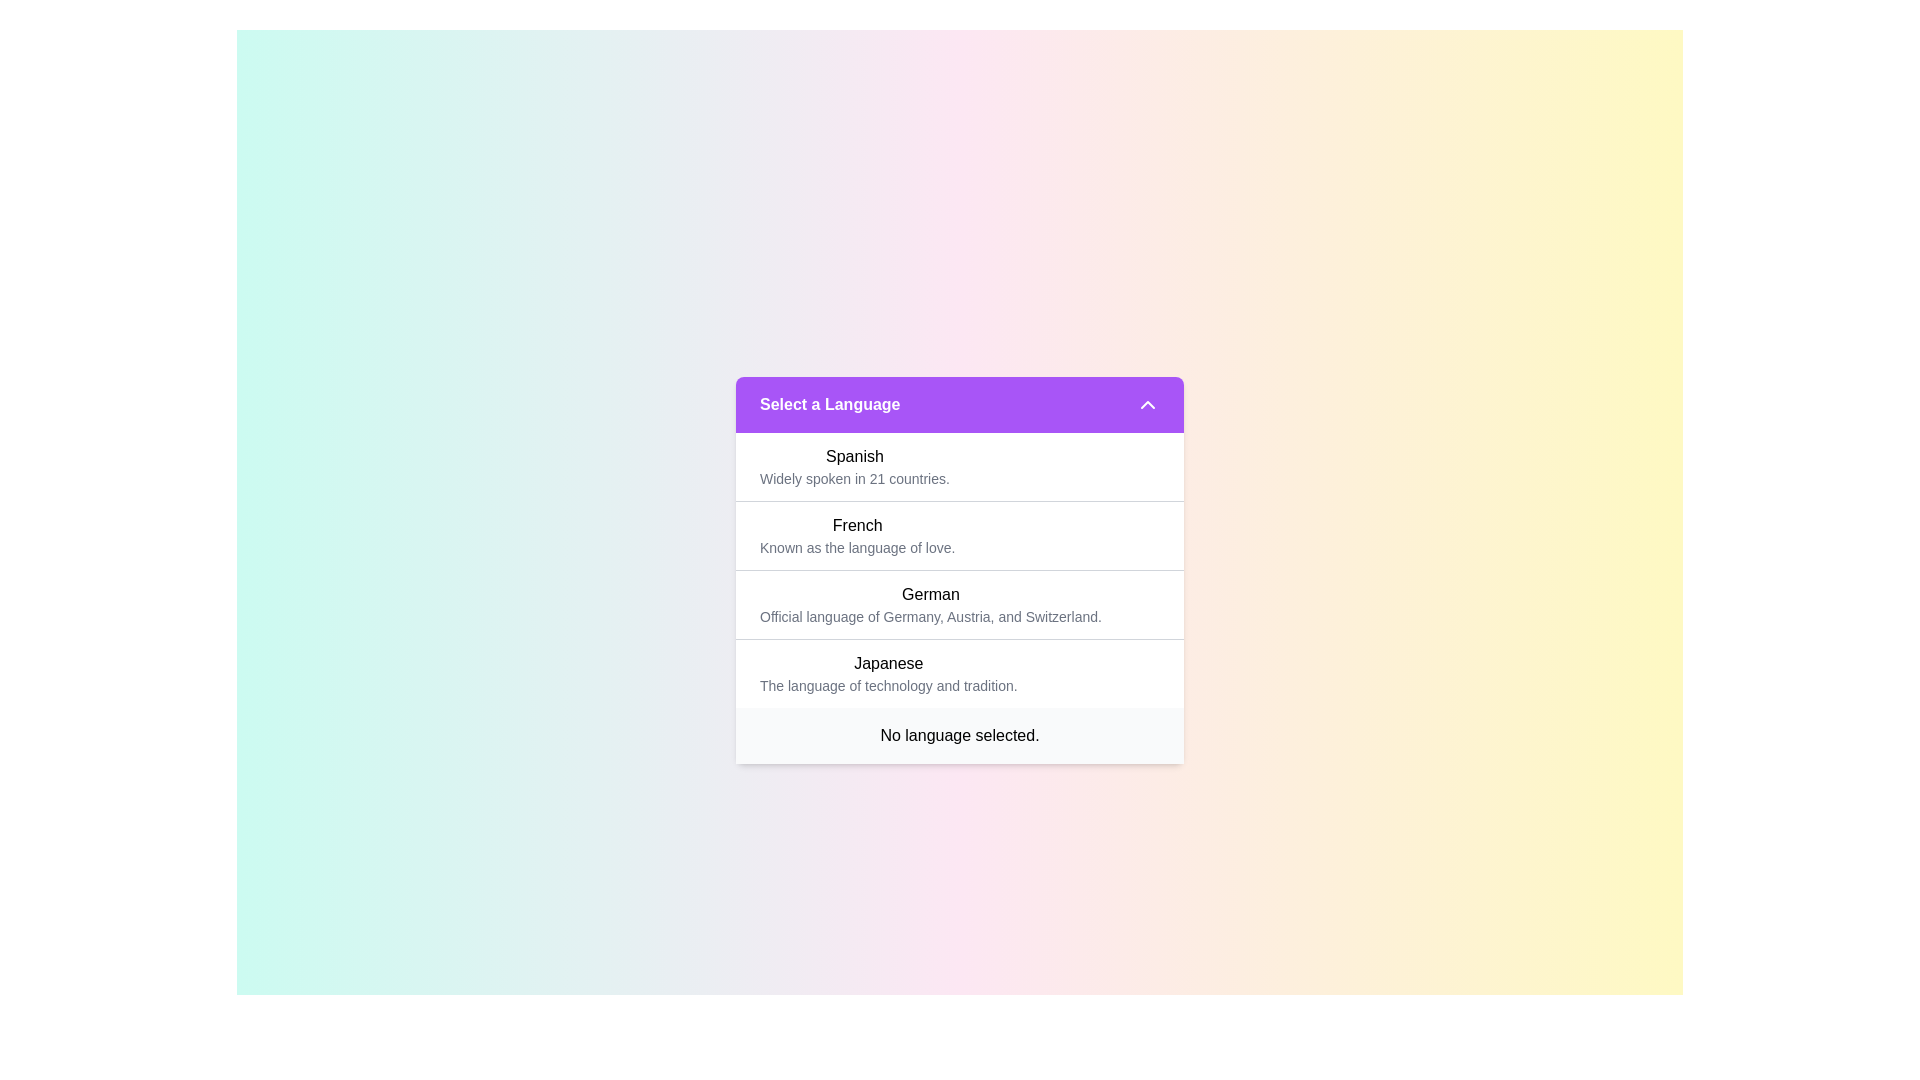 Image resolution: width=1920 pixels, height=1080 pixels. Describe the element at coordinates (960, 603) in the screenshot. I see `the selectable list item for 'German', which is the third option in the dropdown menu located between 'French' and 'Japanese'` at that location.